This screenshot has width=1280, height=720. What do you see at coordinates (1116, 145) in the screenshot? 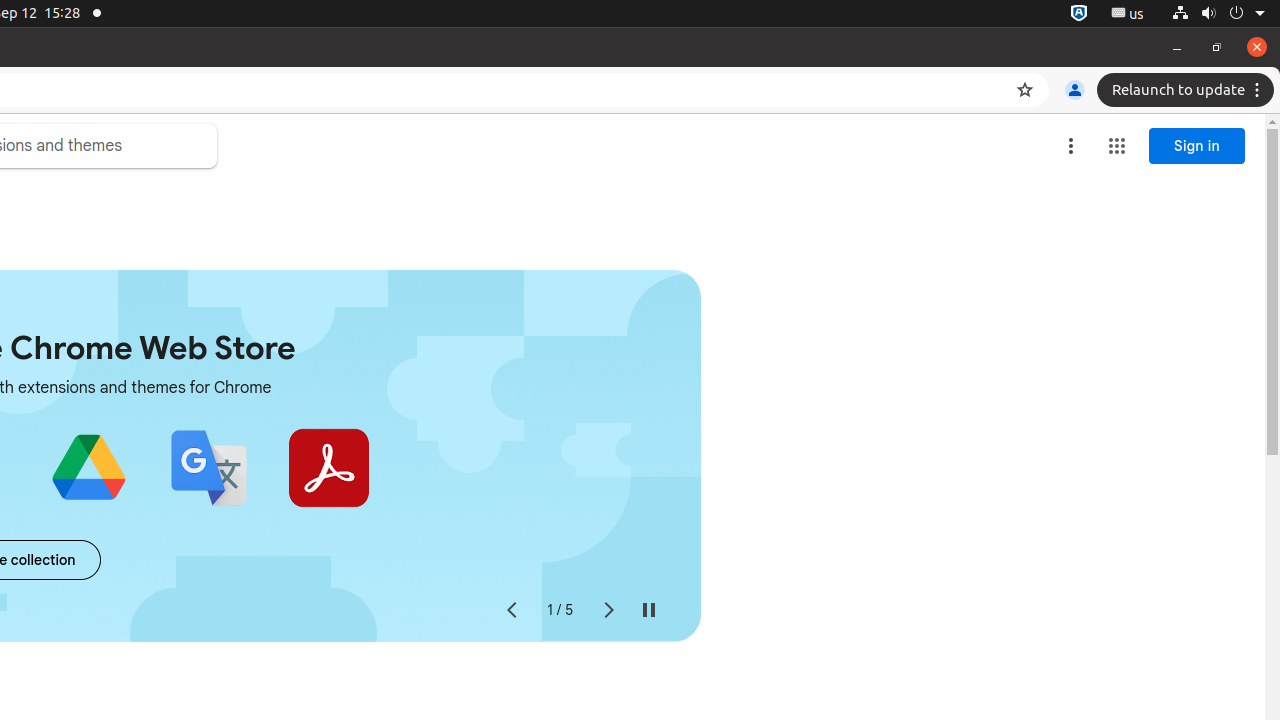
I see `'Google apps'` at bounding box center [1116, 145].